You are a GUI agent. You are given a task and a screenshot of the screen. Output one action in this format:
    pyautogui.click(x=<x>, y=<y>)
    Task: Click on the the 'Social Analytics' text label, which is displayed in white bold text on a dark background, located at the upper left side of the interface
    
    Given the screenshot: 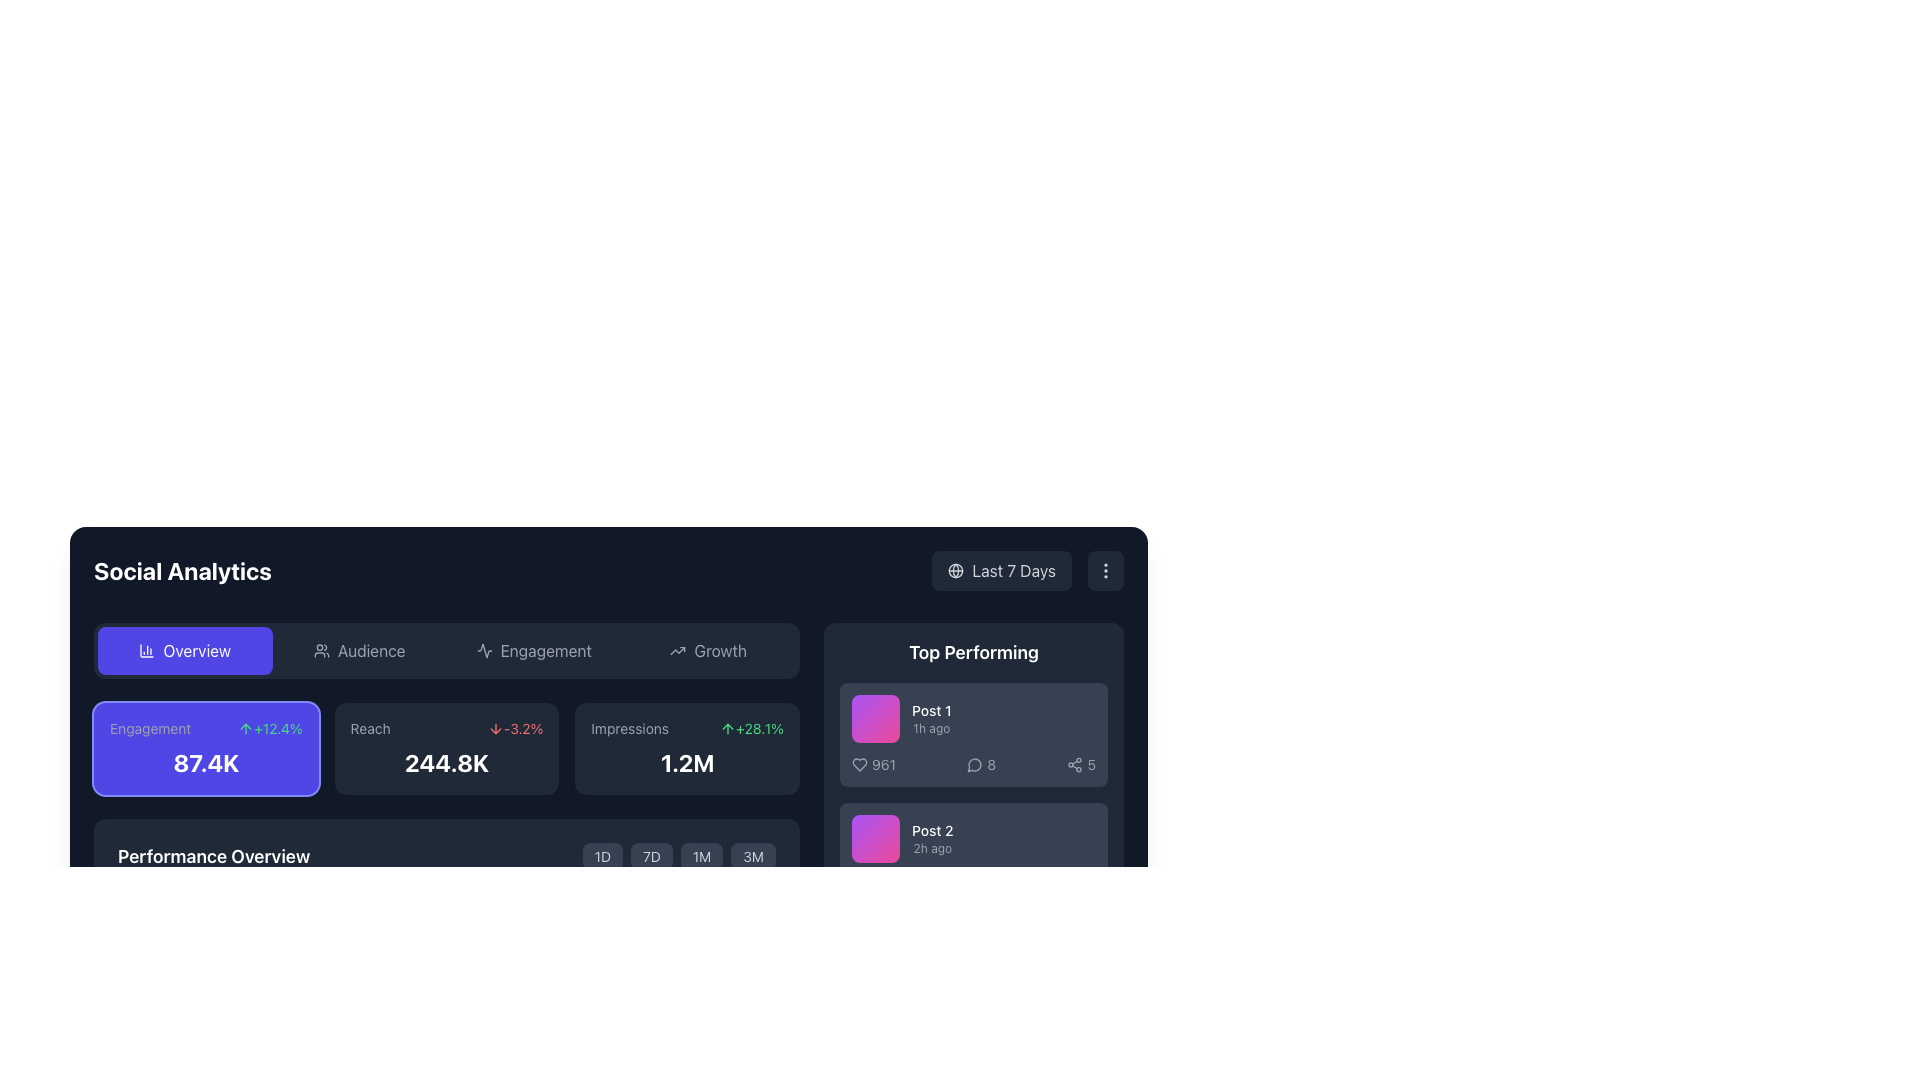 What is the action you would take?
    pyautogui.click(x=182, y=570)
    